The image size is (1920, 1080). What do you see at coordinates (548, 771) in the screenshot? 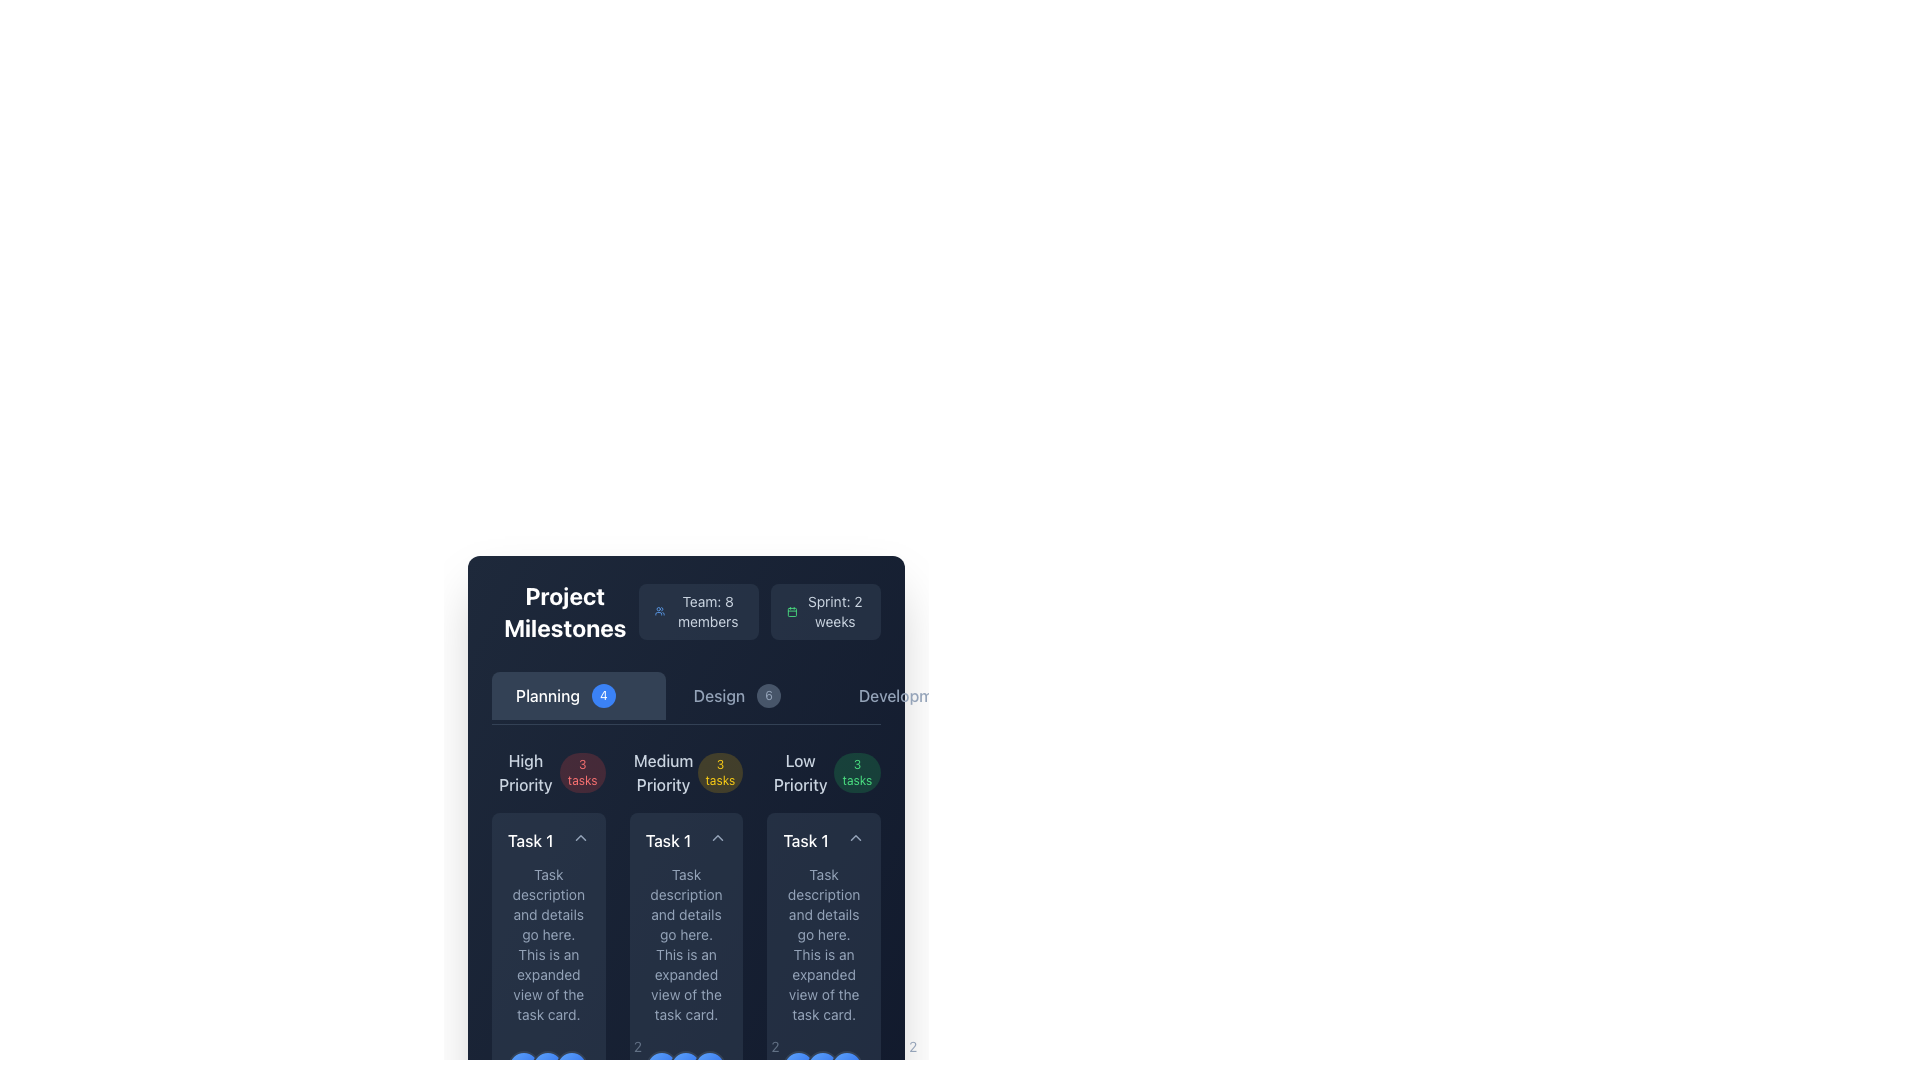
I see `the text label with the badge that displays 'High Priority' on the left and '3 tasks' in a red badge on the right, located beneath the 'Project Milestones' header` at bounding box center [548, 771].